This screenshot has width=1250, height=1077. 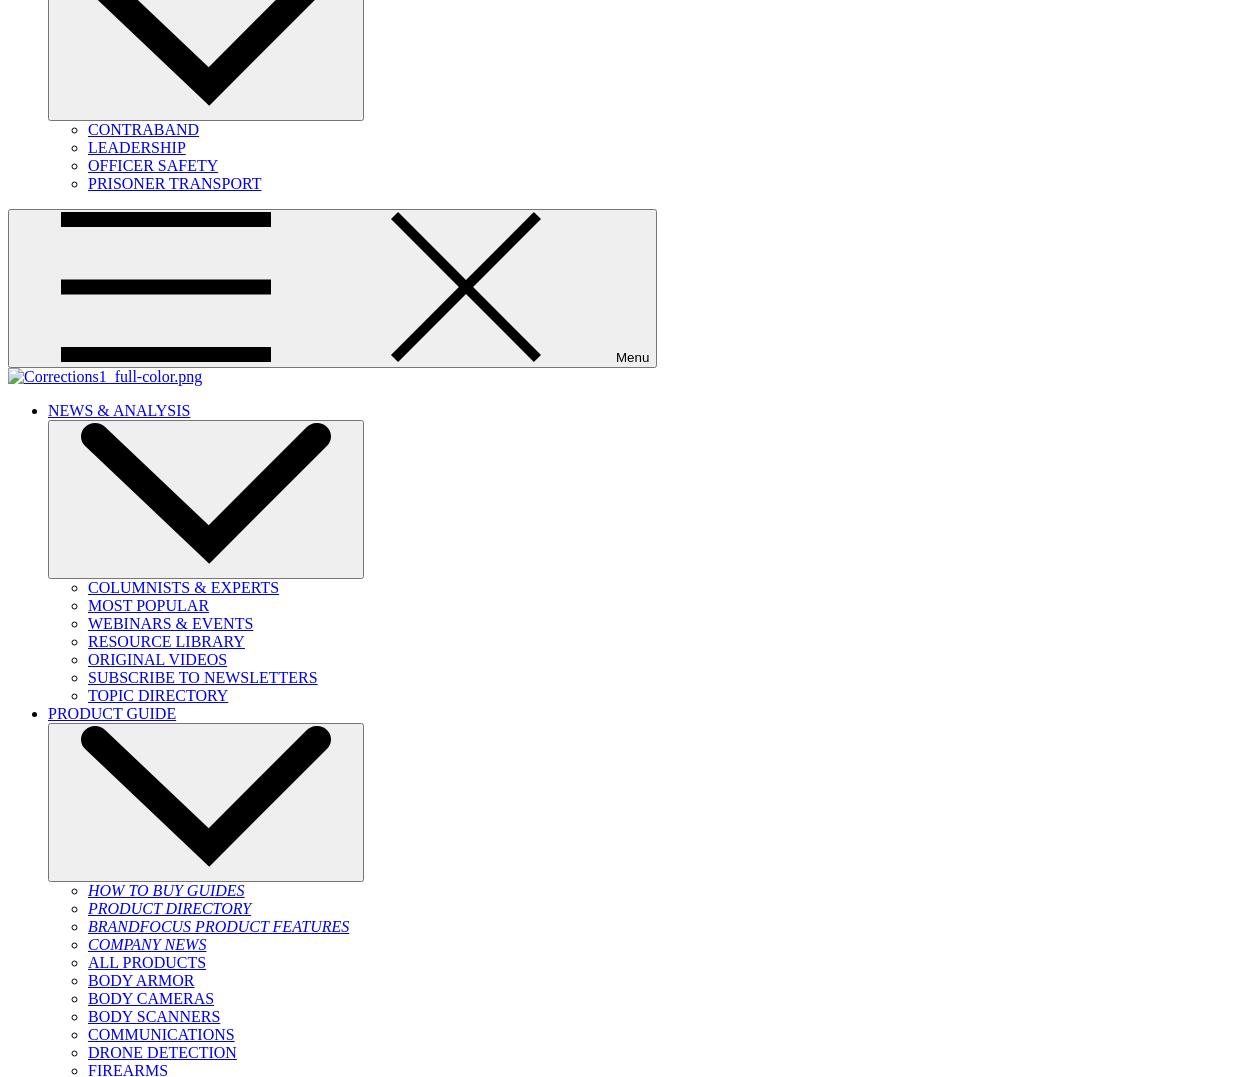 I want to click on 'CONTRABAND', so click(x=143, y=129).